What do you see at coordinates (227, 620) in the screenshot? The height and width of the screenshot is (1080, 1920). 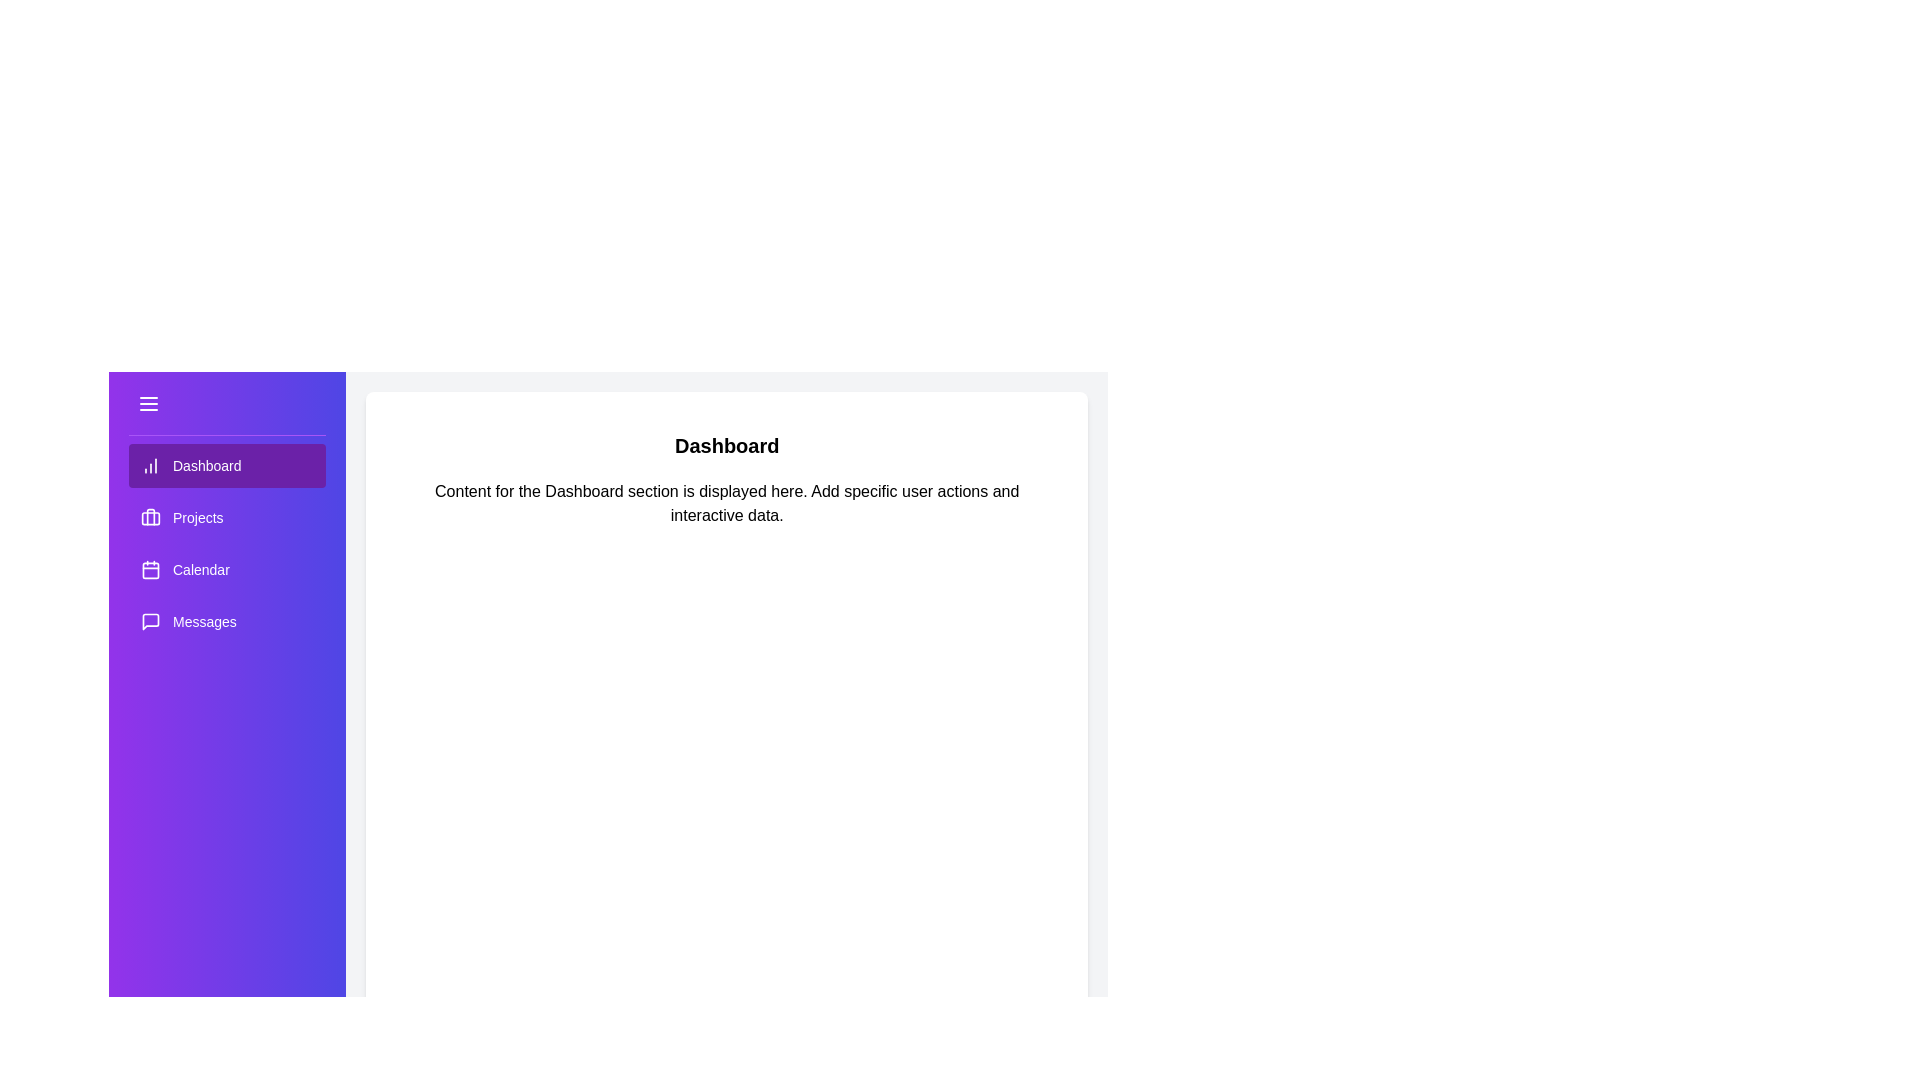 I see `the menu item labeled Messages to switch the content` at bounding box center [227, 620].